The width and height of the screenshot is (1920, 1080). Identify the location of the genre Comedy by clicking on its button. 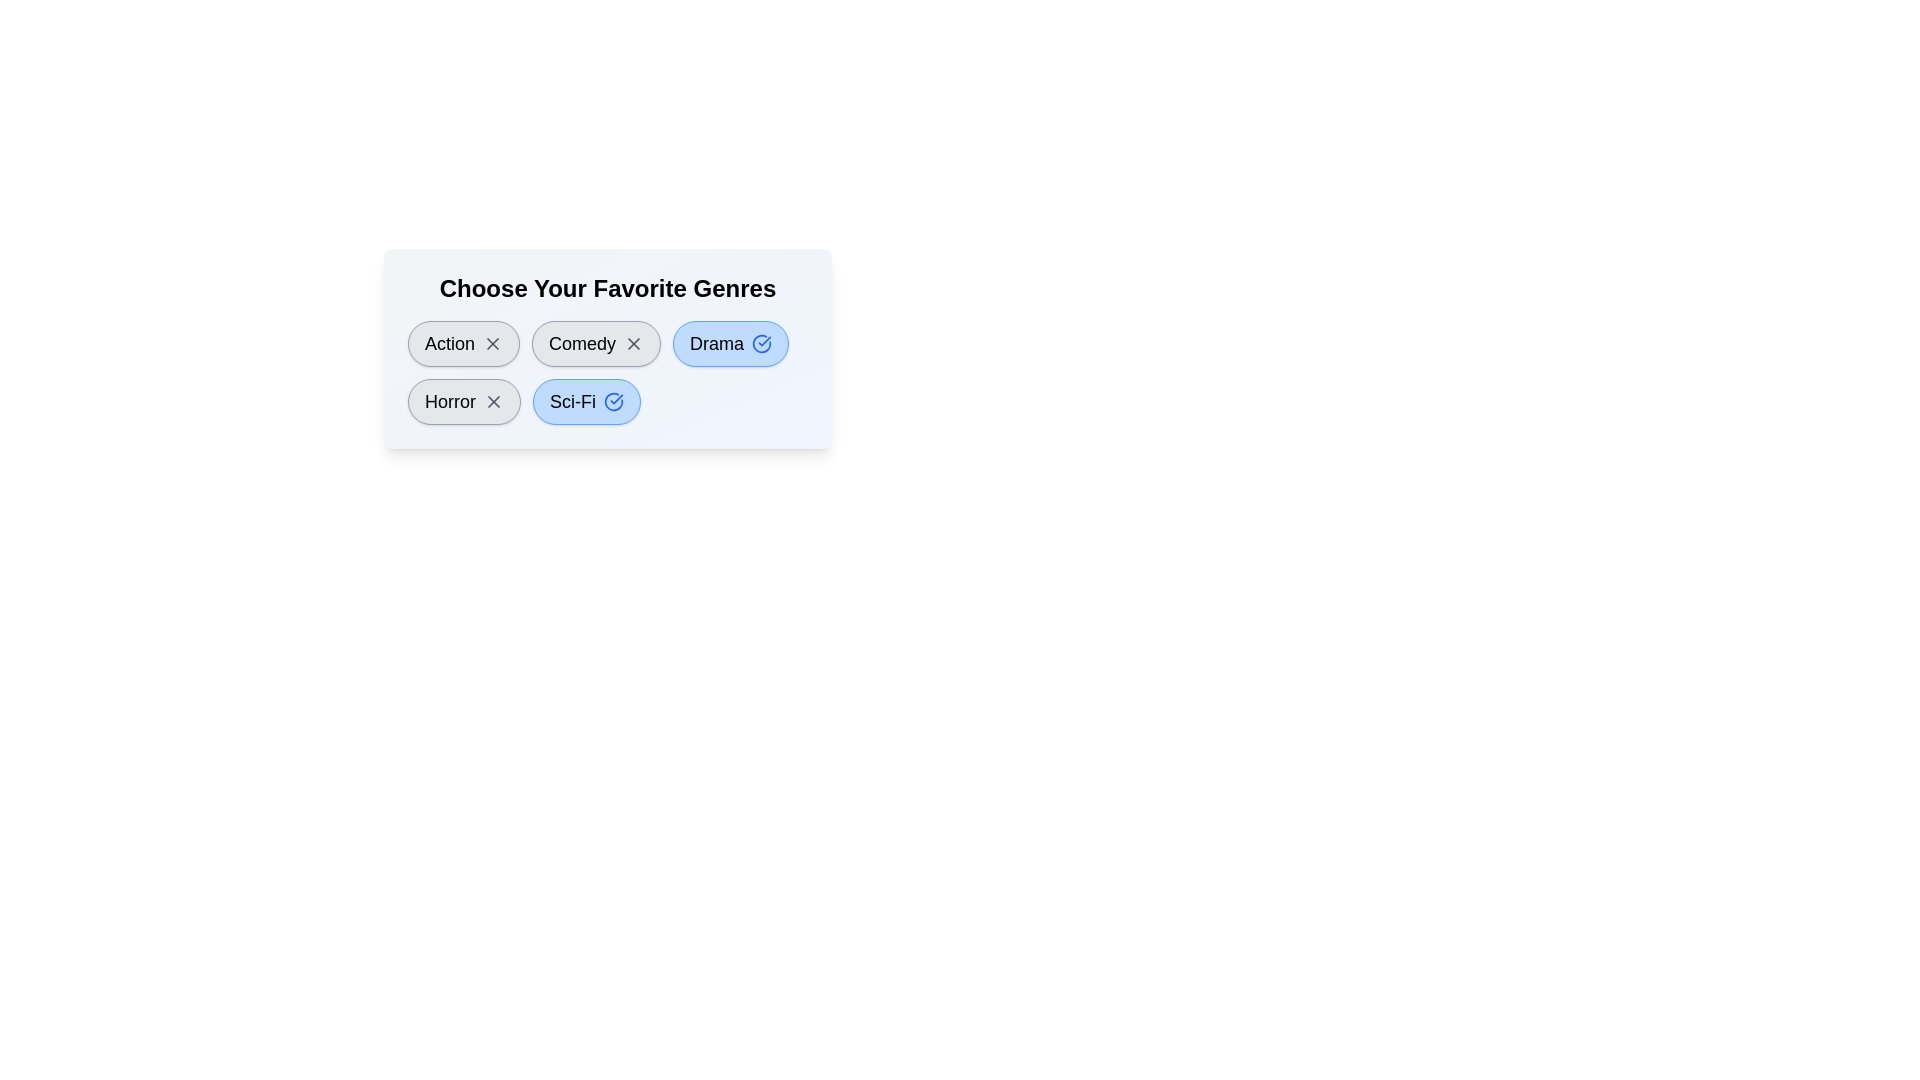
(595, 342).